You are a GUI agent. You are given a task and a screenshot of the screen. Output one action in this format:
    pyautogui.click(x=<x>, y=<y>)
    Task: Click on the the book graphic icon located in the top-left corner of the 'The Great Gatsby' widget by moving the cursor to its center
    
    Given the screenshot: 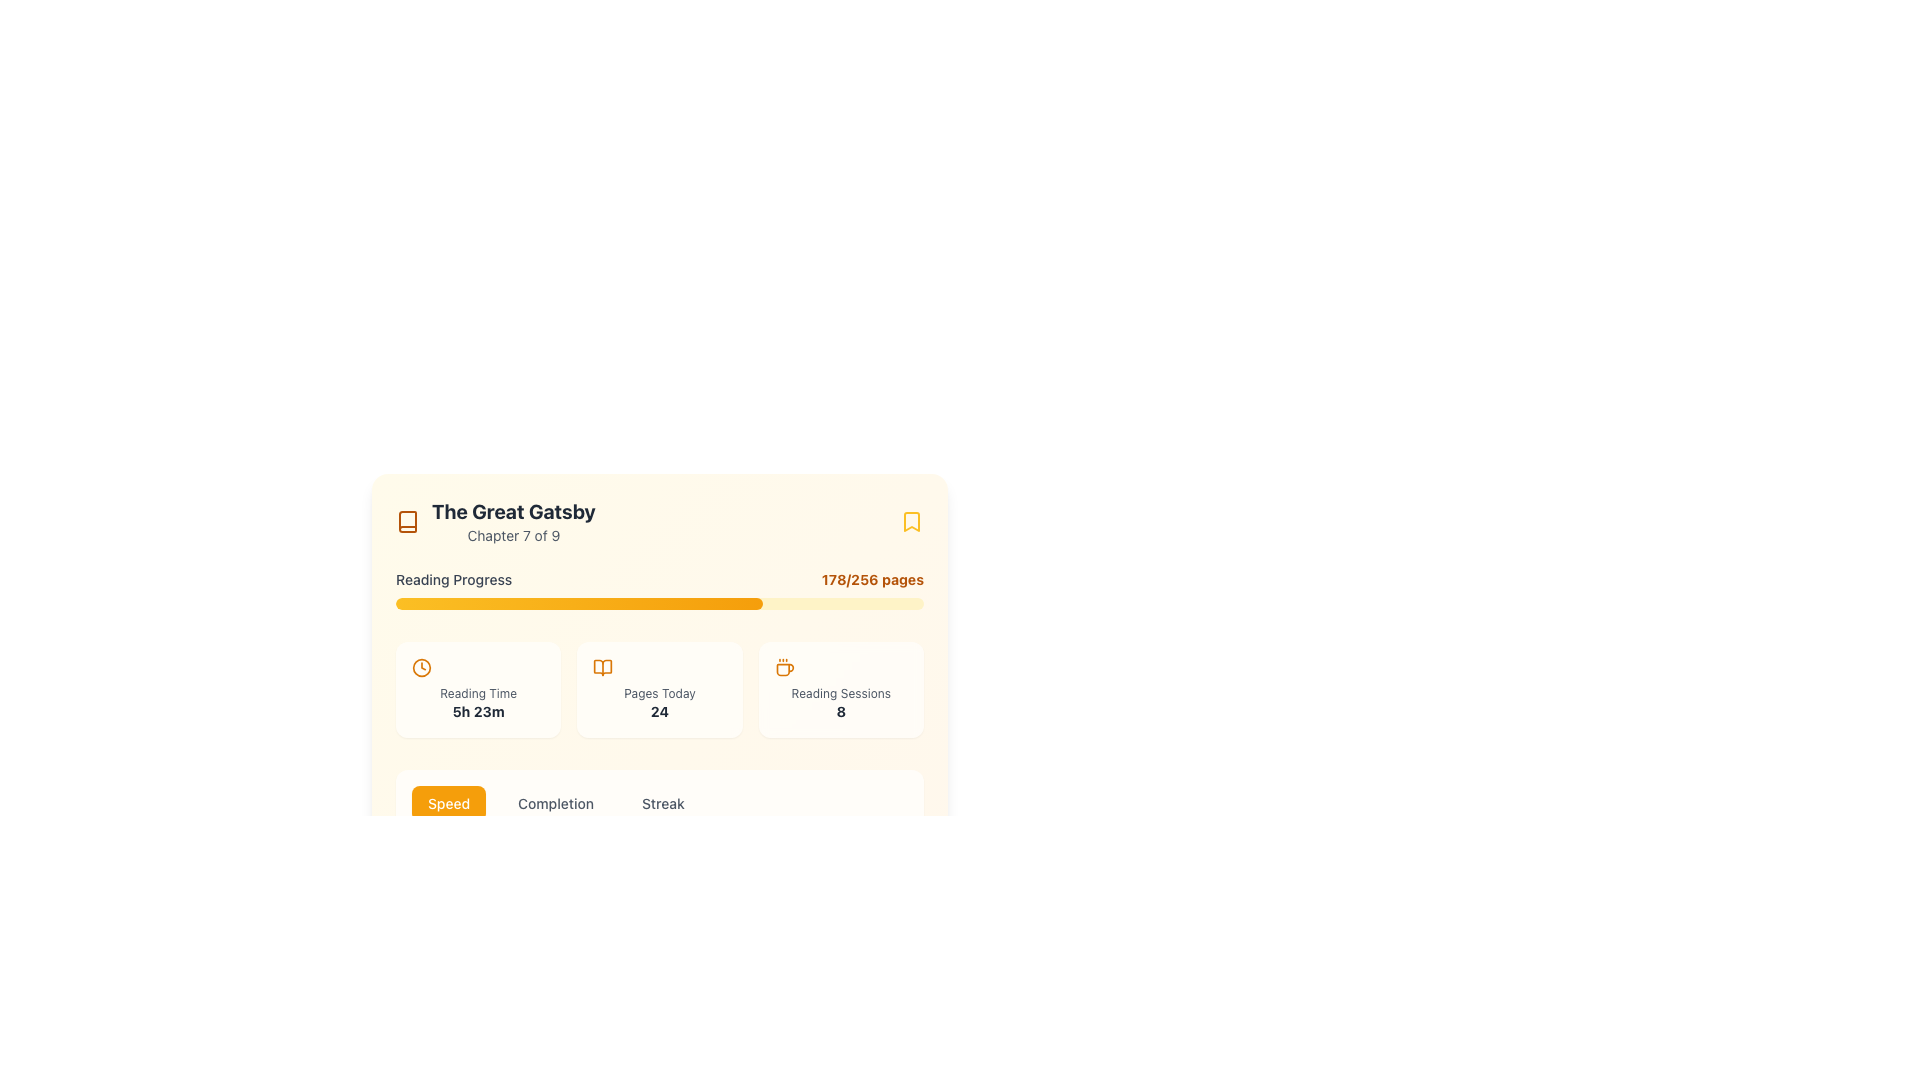 What is the action you would take?
    pyautogui.click(x=407, y=520)
    